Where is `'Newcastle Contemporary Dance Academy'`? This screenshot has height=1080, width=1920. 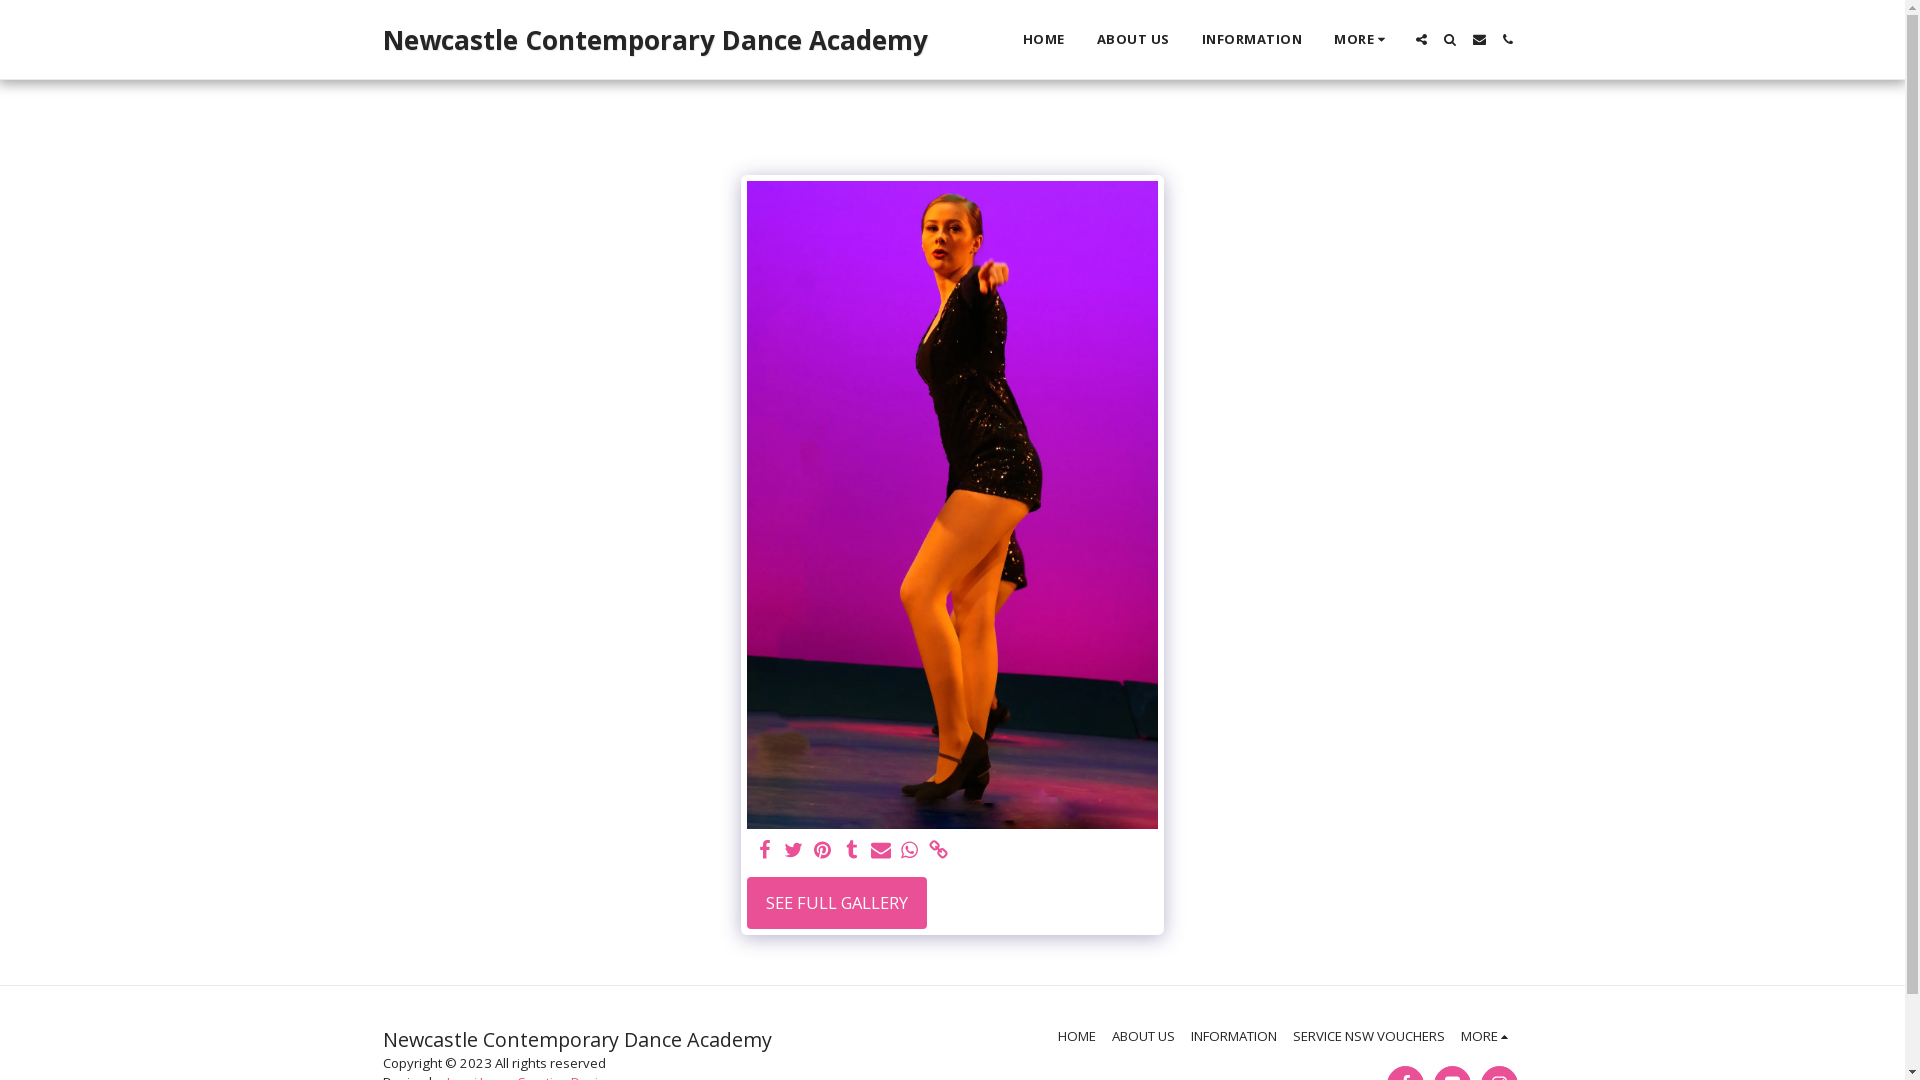 'Newcastle Contemporary Dance Academy' is located at coordinates (654, 39).